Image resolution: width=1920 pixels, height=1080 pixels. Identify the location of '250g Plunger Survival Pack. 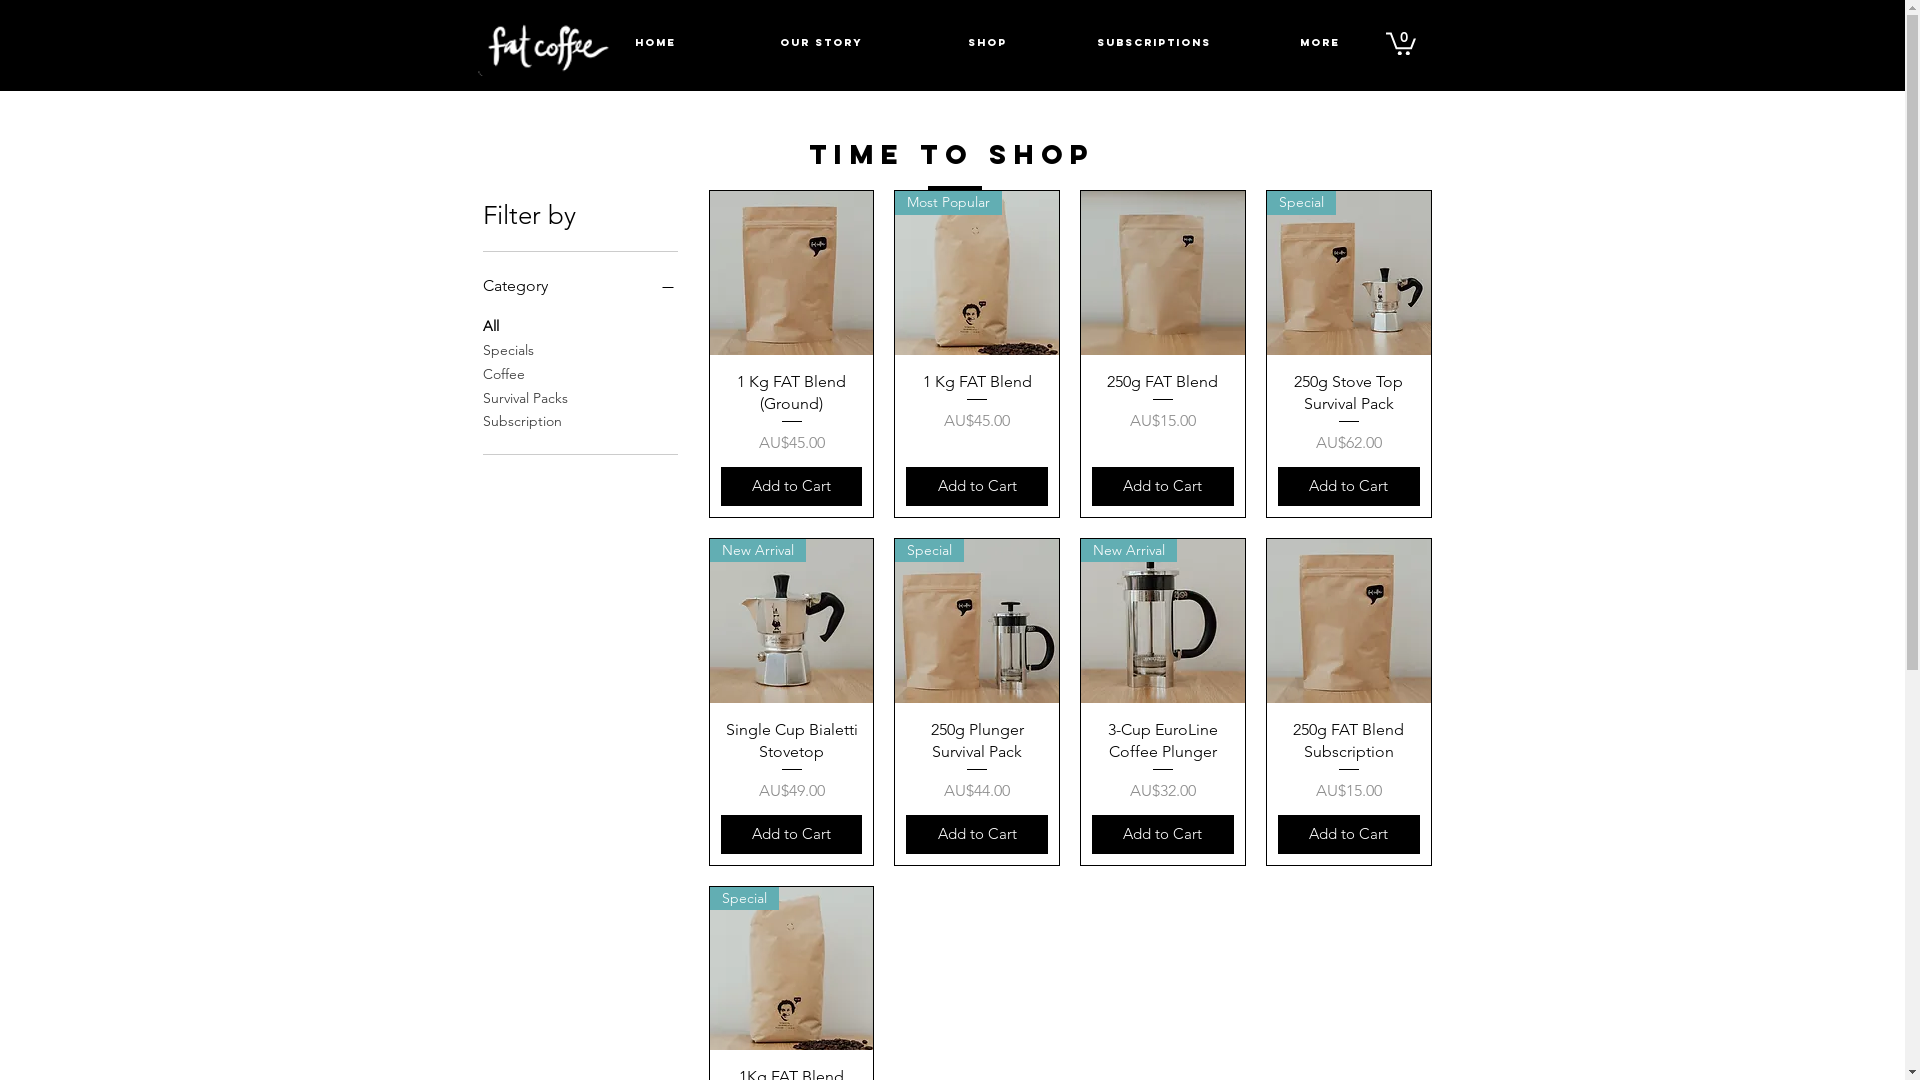
(977, 761).